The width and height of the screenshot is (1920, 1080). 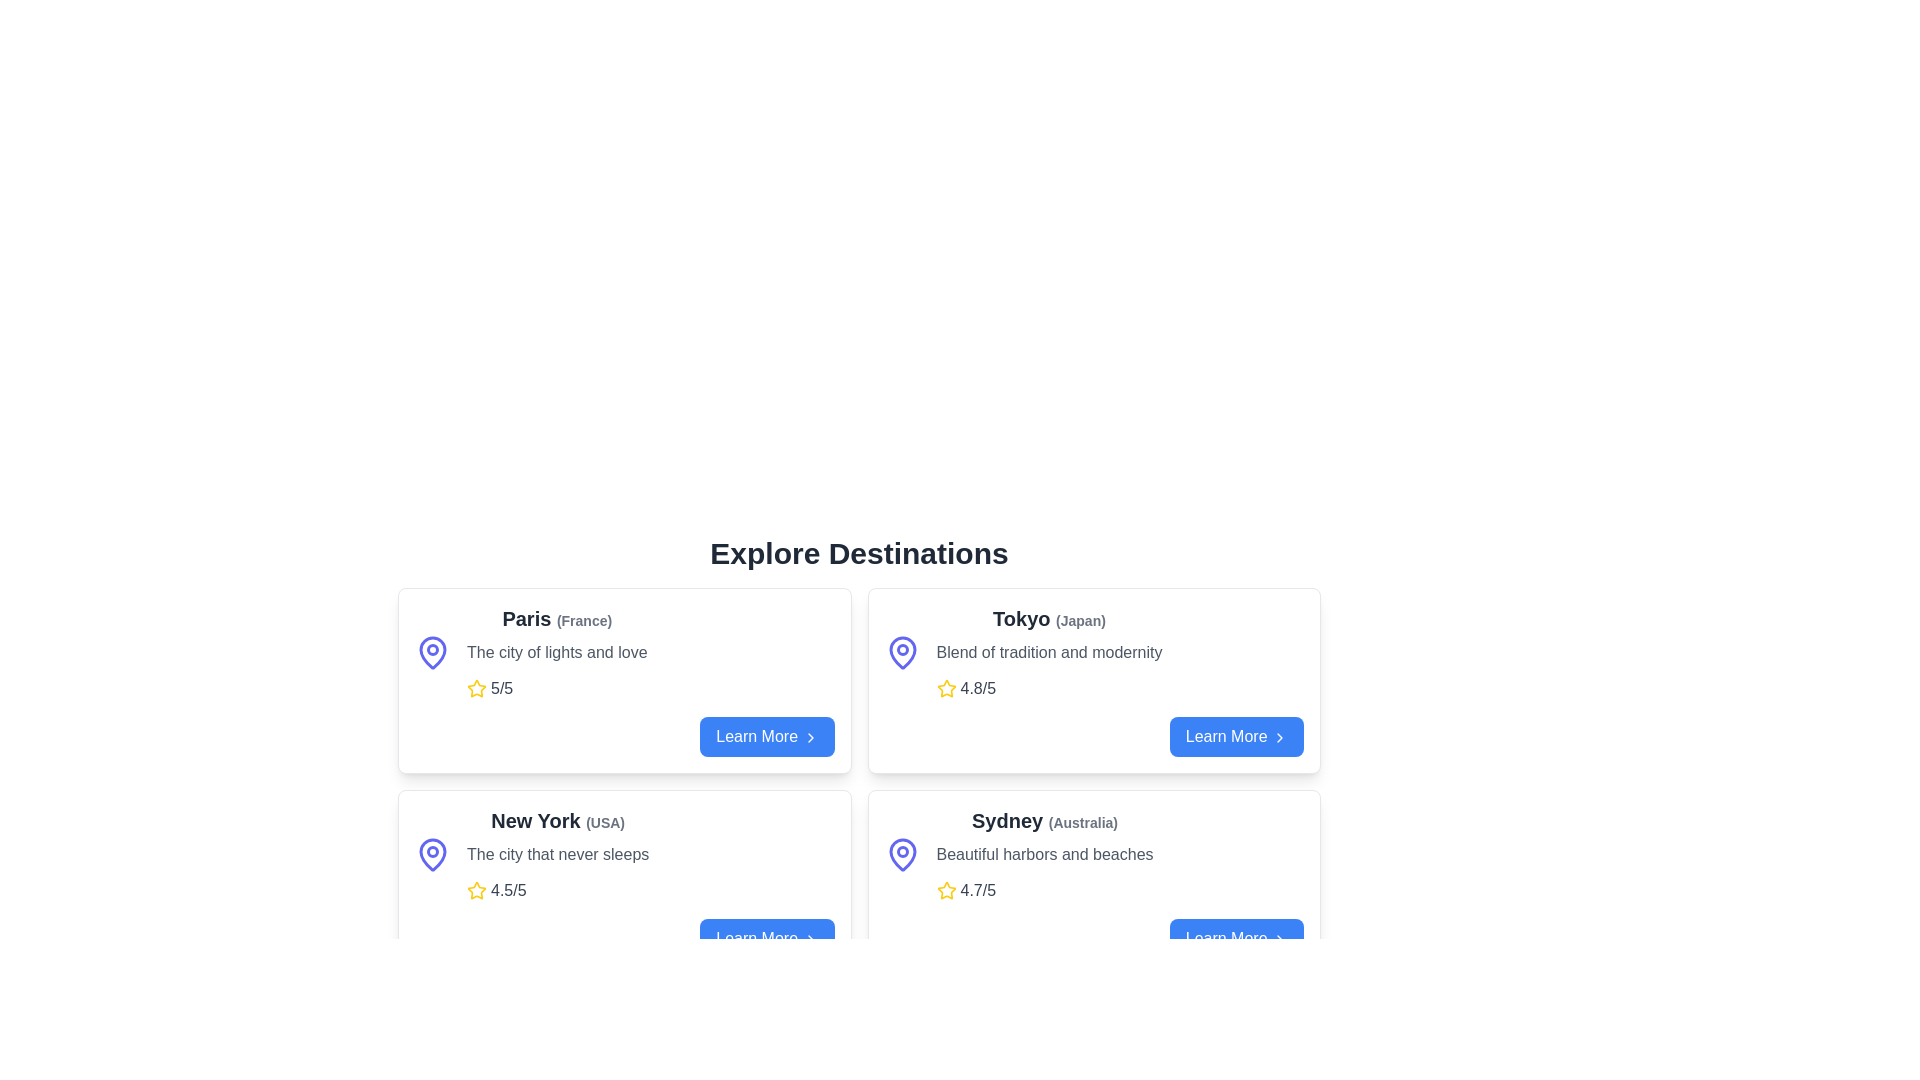 I want to click on the 'Learn More' button with a bright blue background located in the bottom-right corner of the 'Tokyo (Japan)' card, so click(x=1235, y=736).